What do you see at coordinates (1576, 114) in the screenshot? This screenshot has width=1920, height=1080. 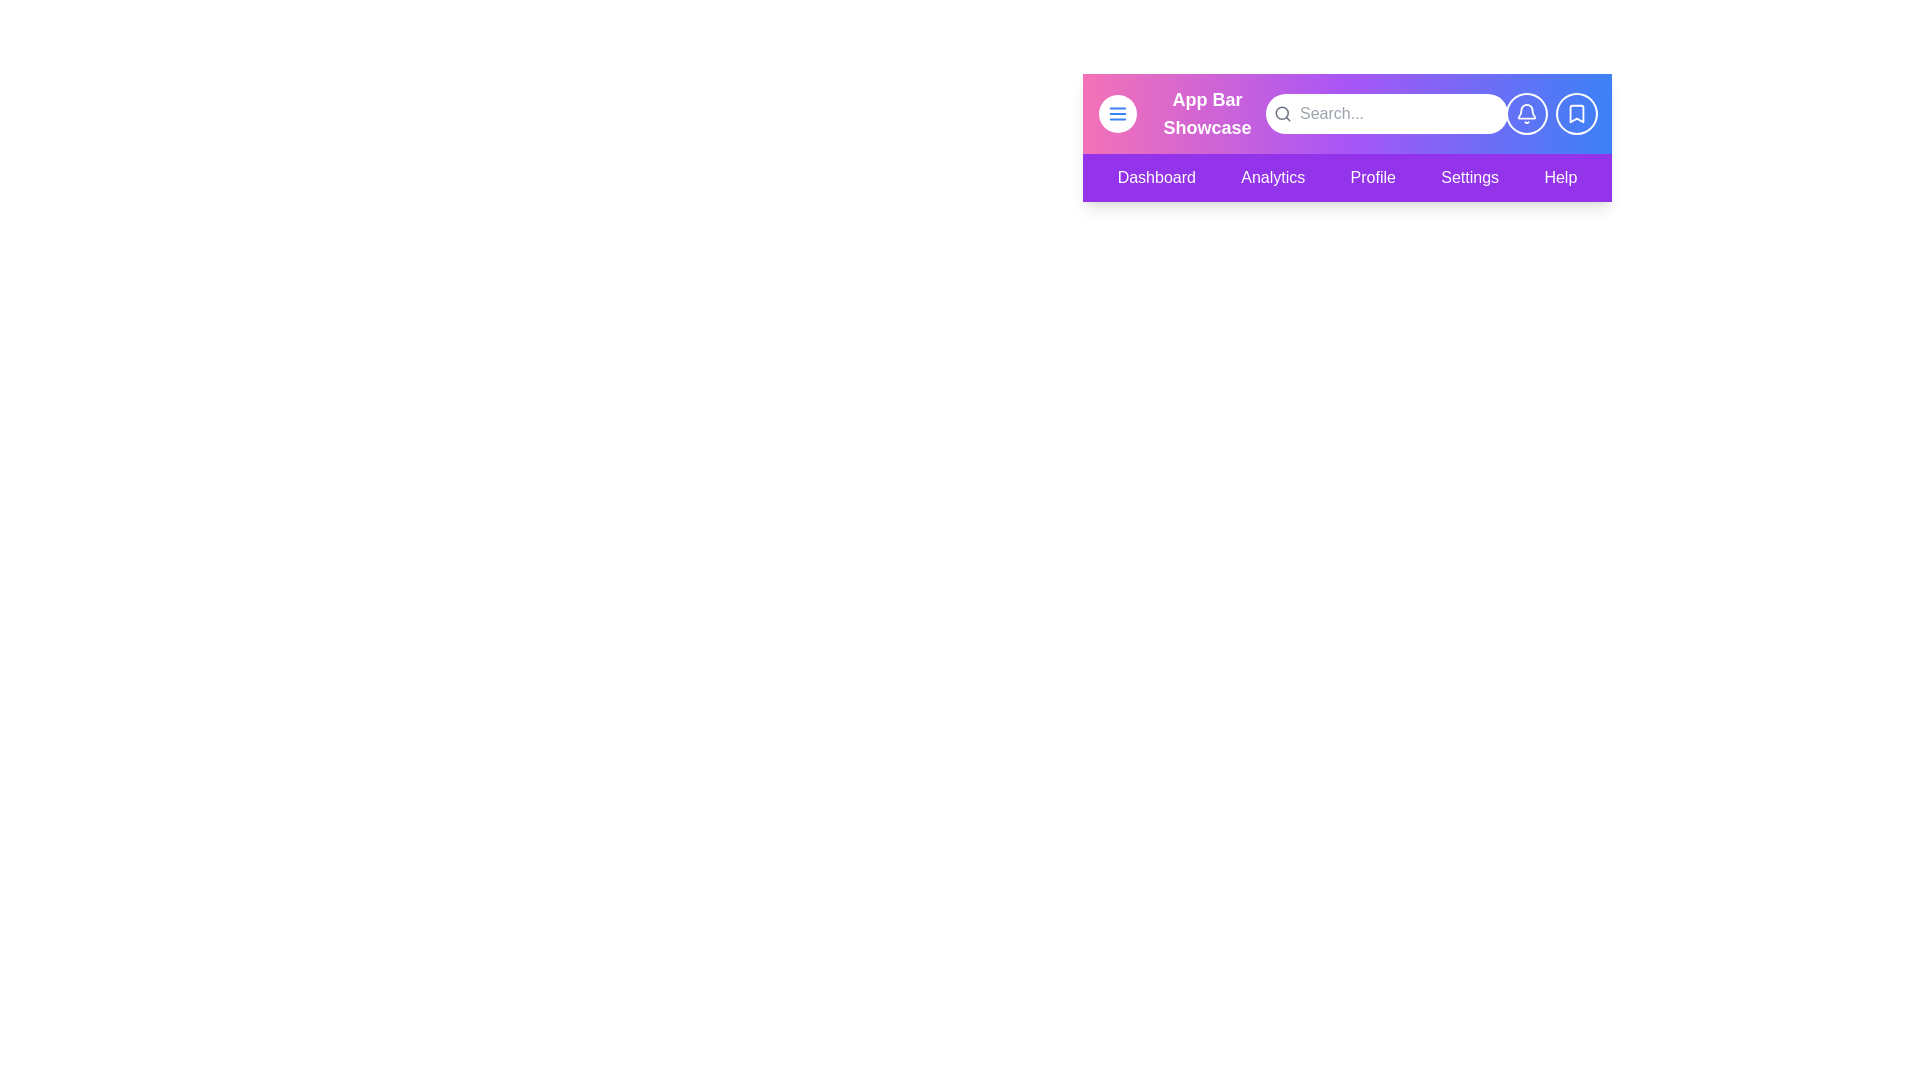 I see `the bookmark button` at bounding box center [1576, 114].